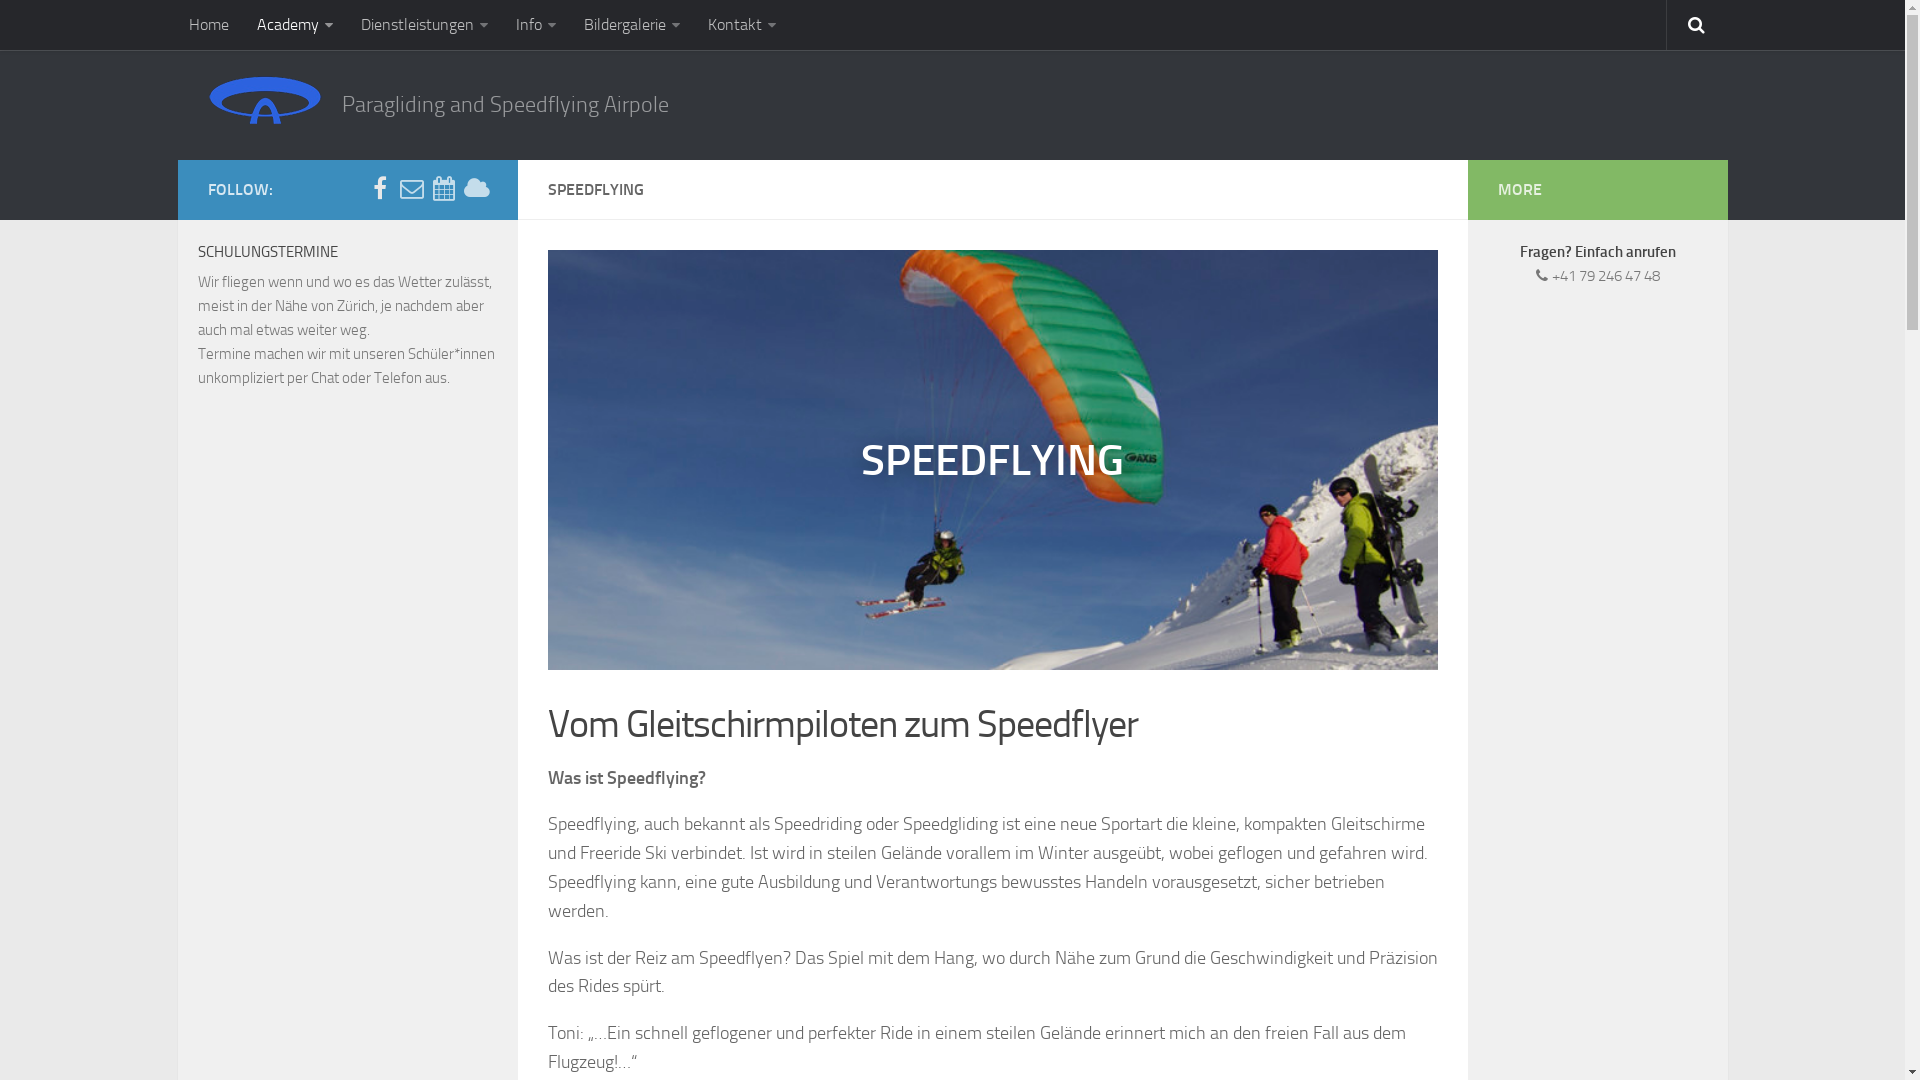 The height and width of the screenshot is (1080, 1920). Describe the element at coordinates (631, 24) in the screenshot. I see `'Bildergalerie'` at that location.